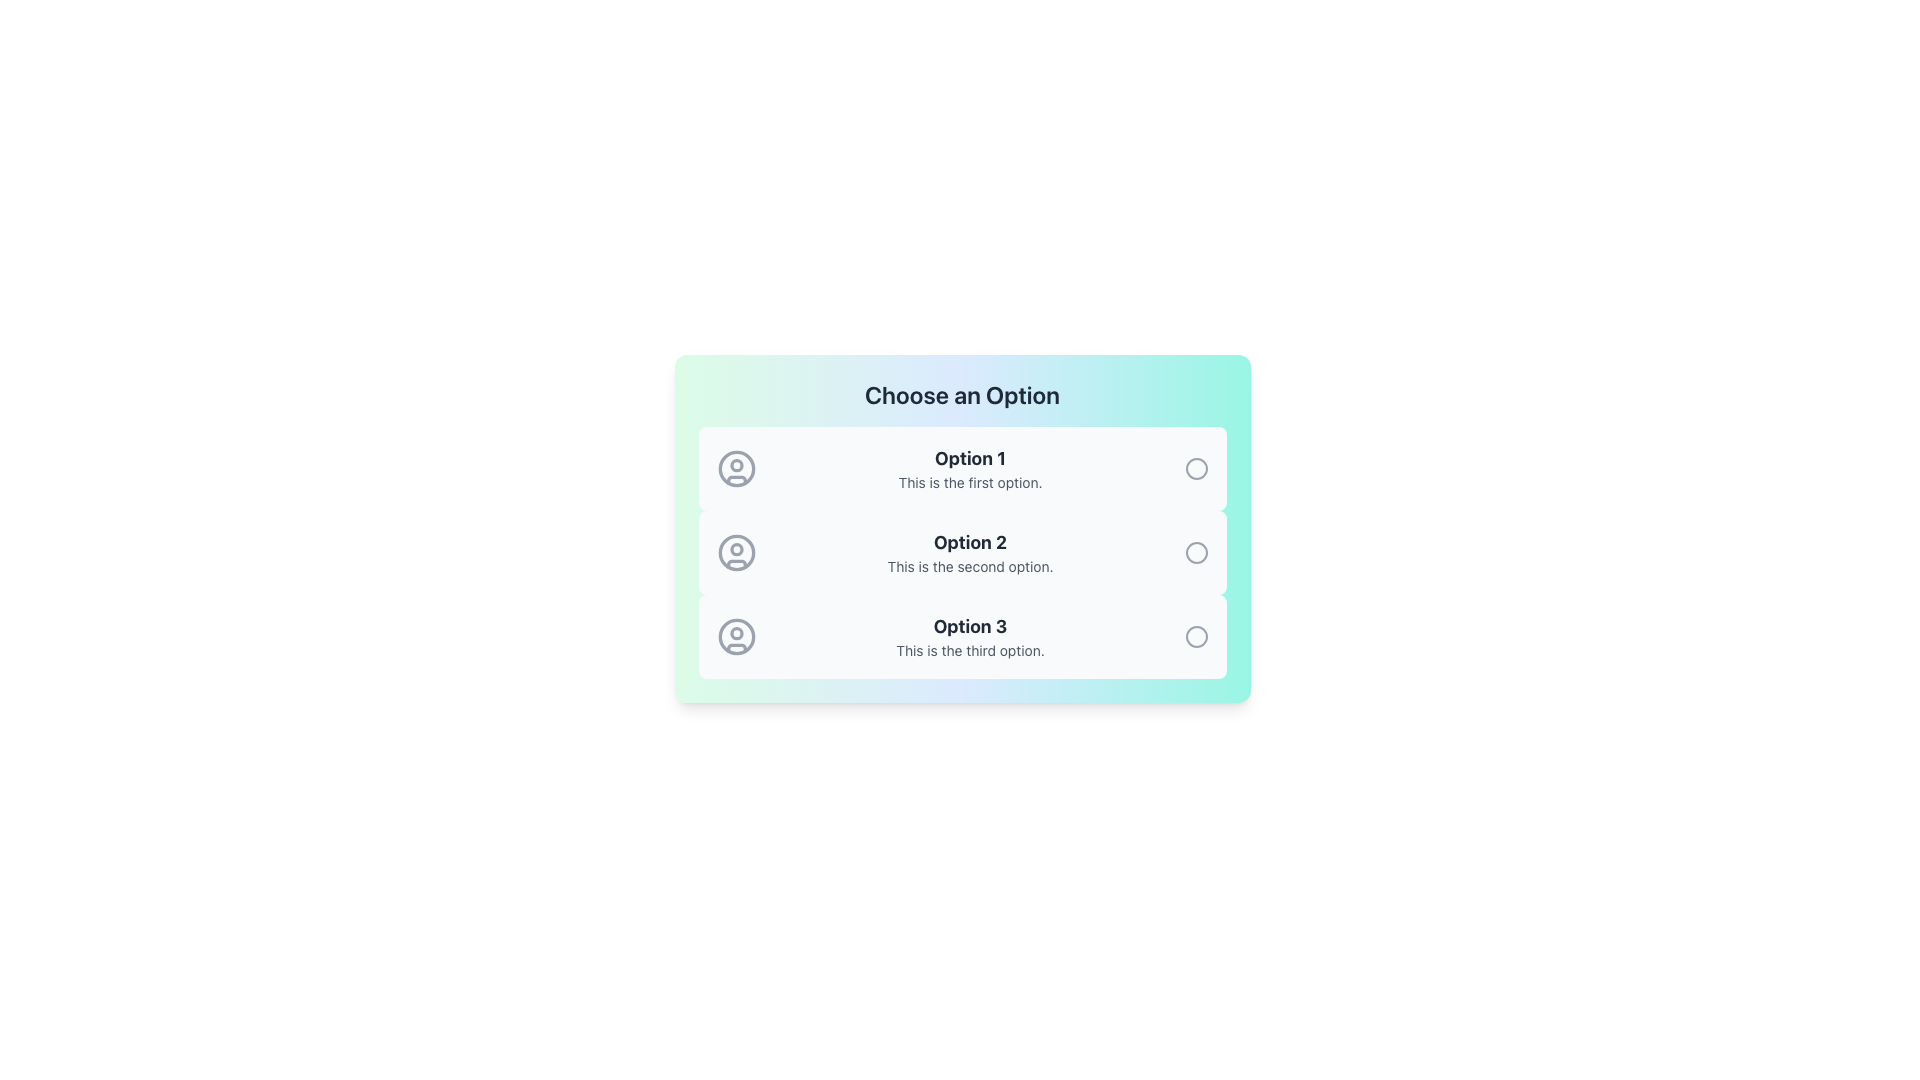 The height and width of the screenshot is (1080, 1920). I want to click on the 'Option 2' text label, which is styled with bold and large font size in dark gray, located below 'Choose an Option' and above 'This is the second option', so click(970, 543).